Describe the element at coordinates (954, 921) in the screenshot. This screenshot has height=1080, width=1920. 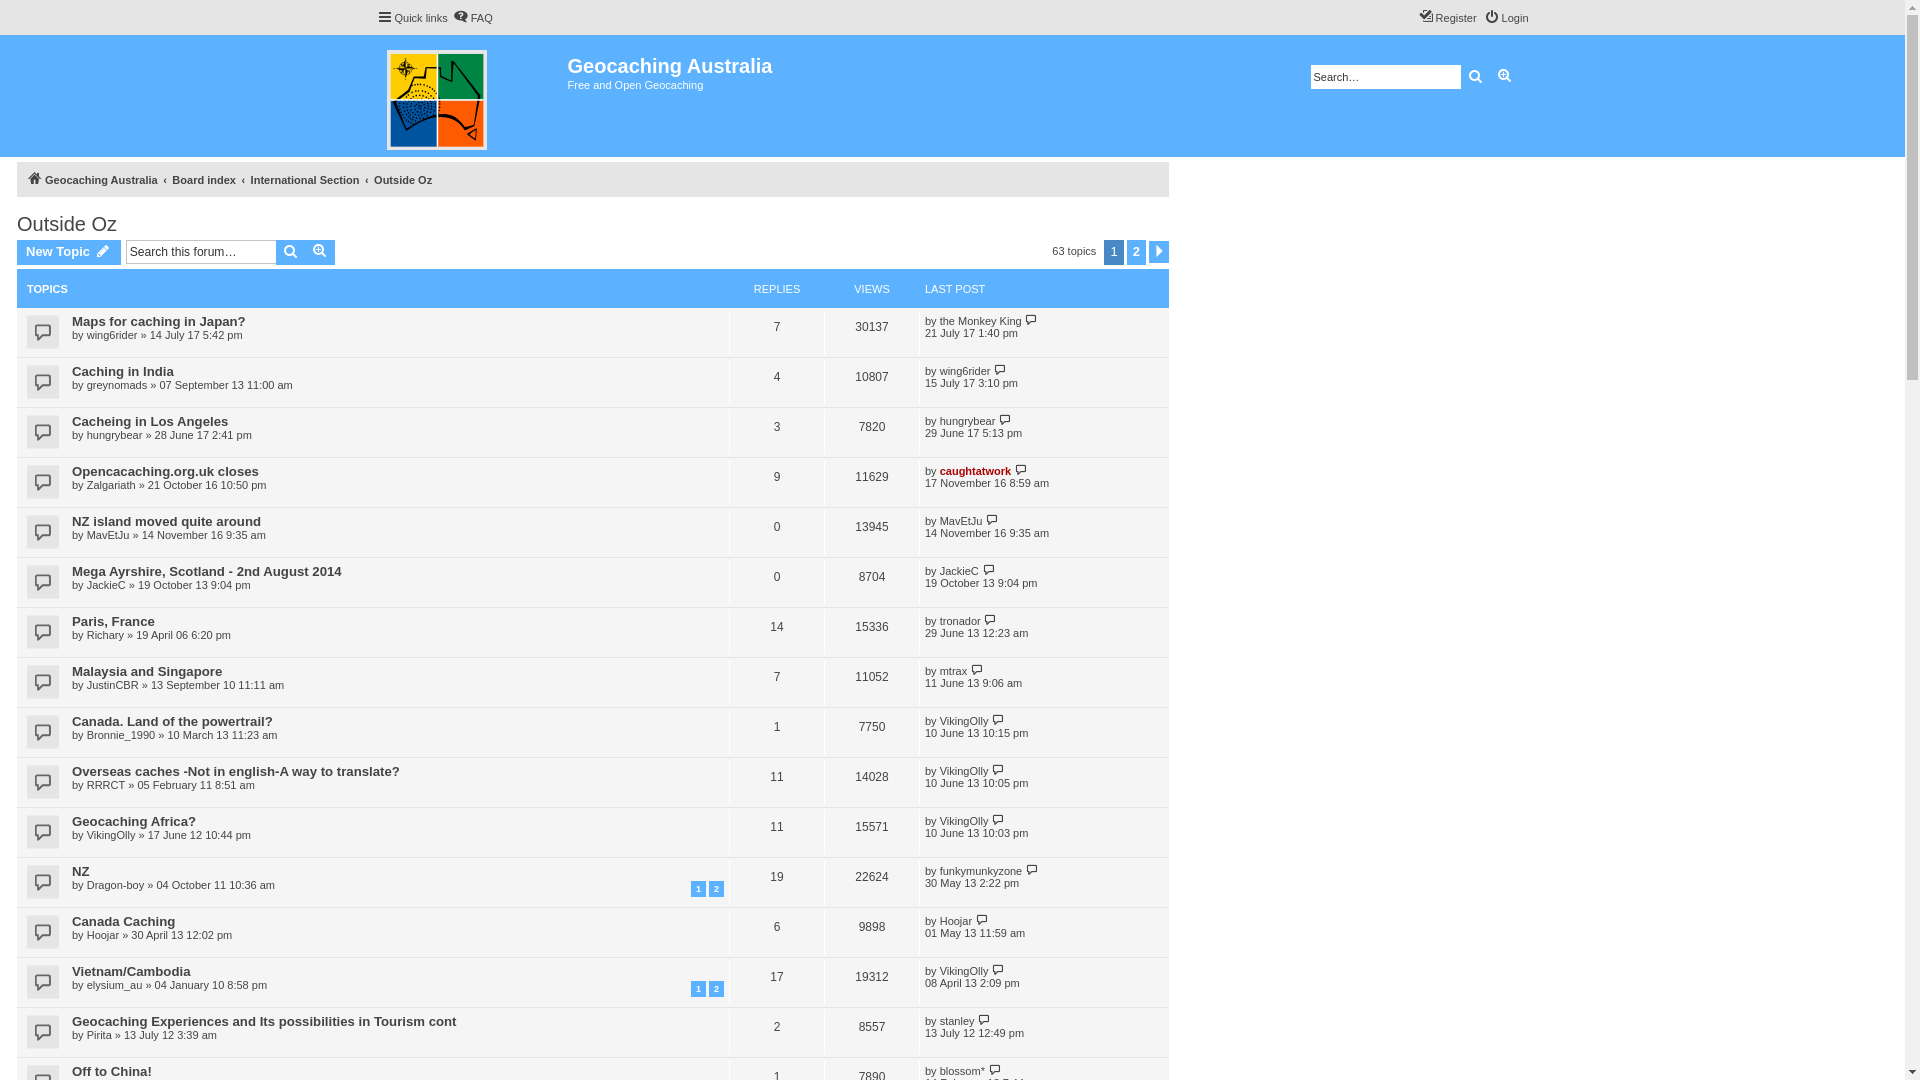
I see `'Hoojar'` at that location.